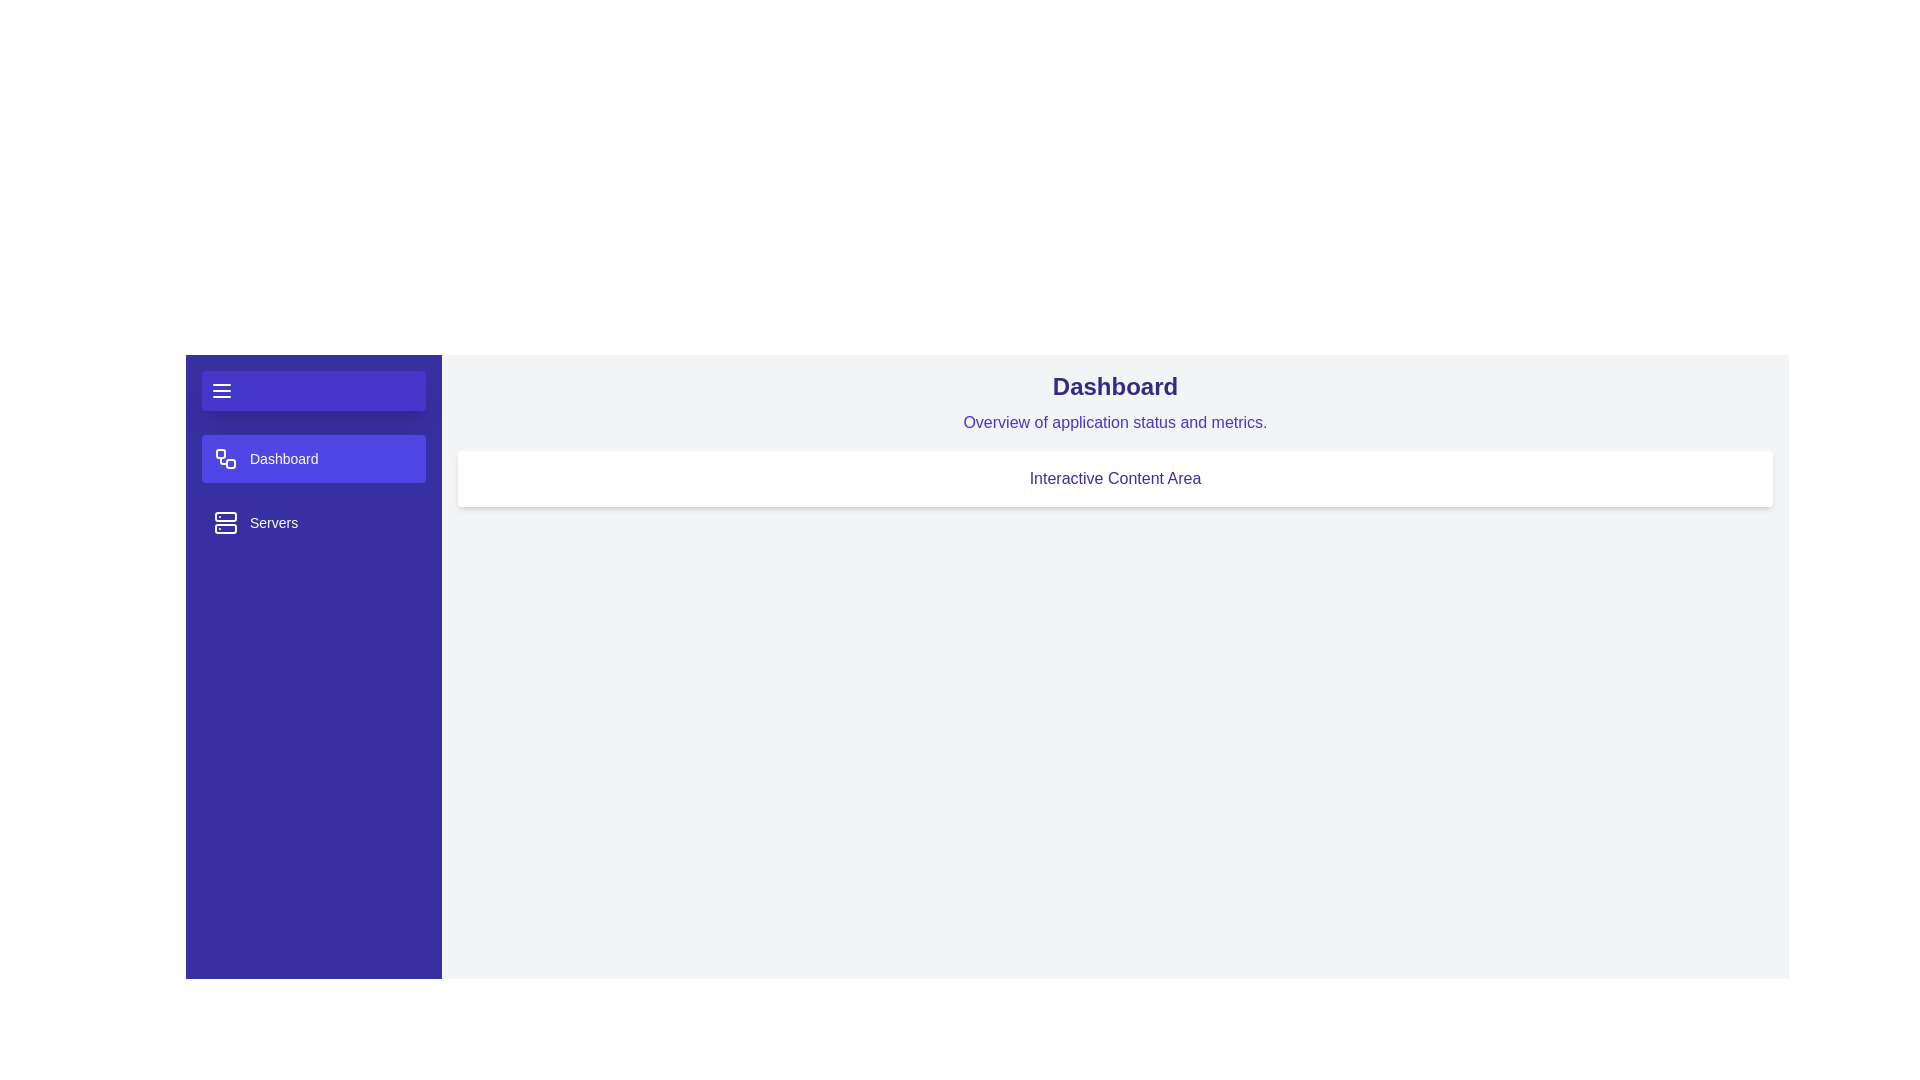  I want to click on the menu item Dashboard to highlight it, so click(312, 459).